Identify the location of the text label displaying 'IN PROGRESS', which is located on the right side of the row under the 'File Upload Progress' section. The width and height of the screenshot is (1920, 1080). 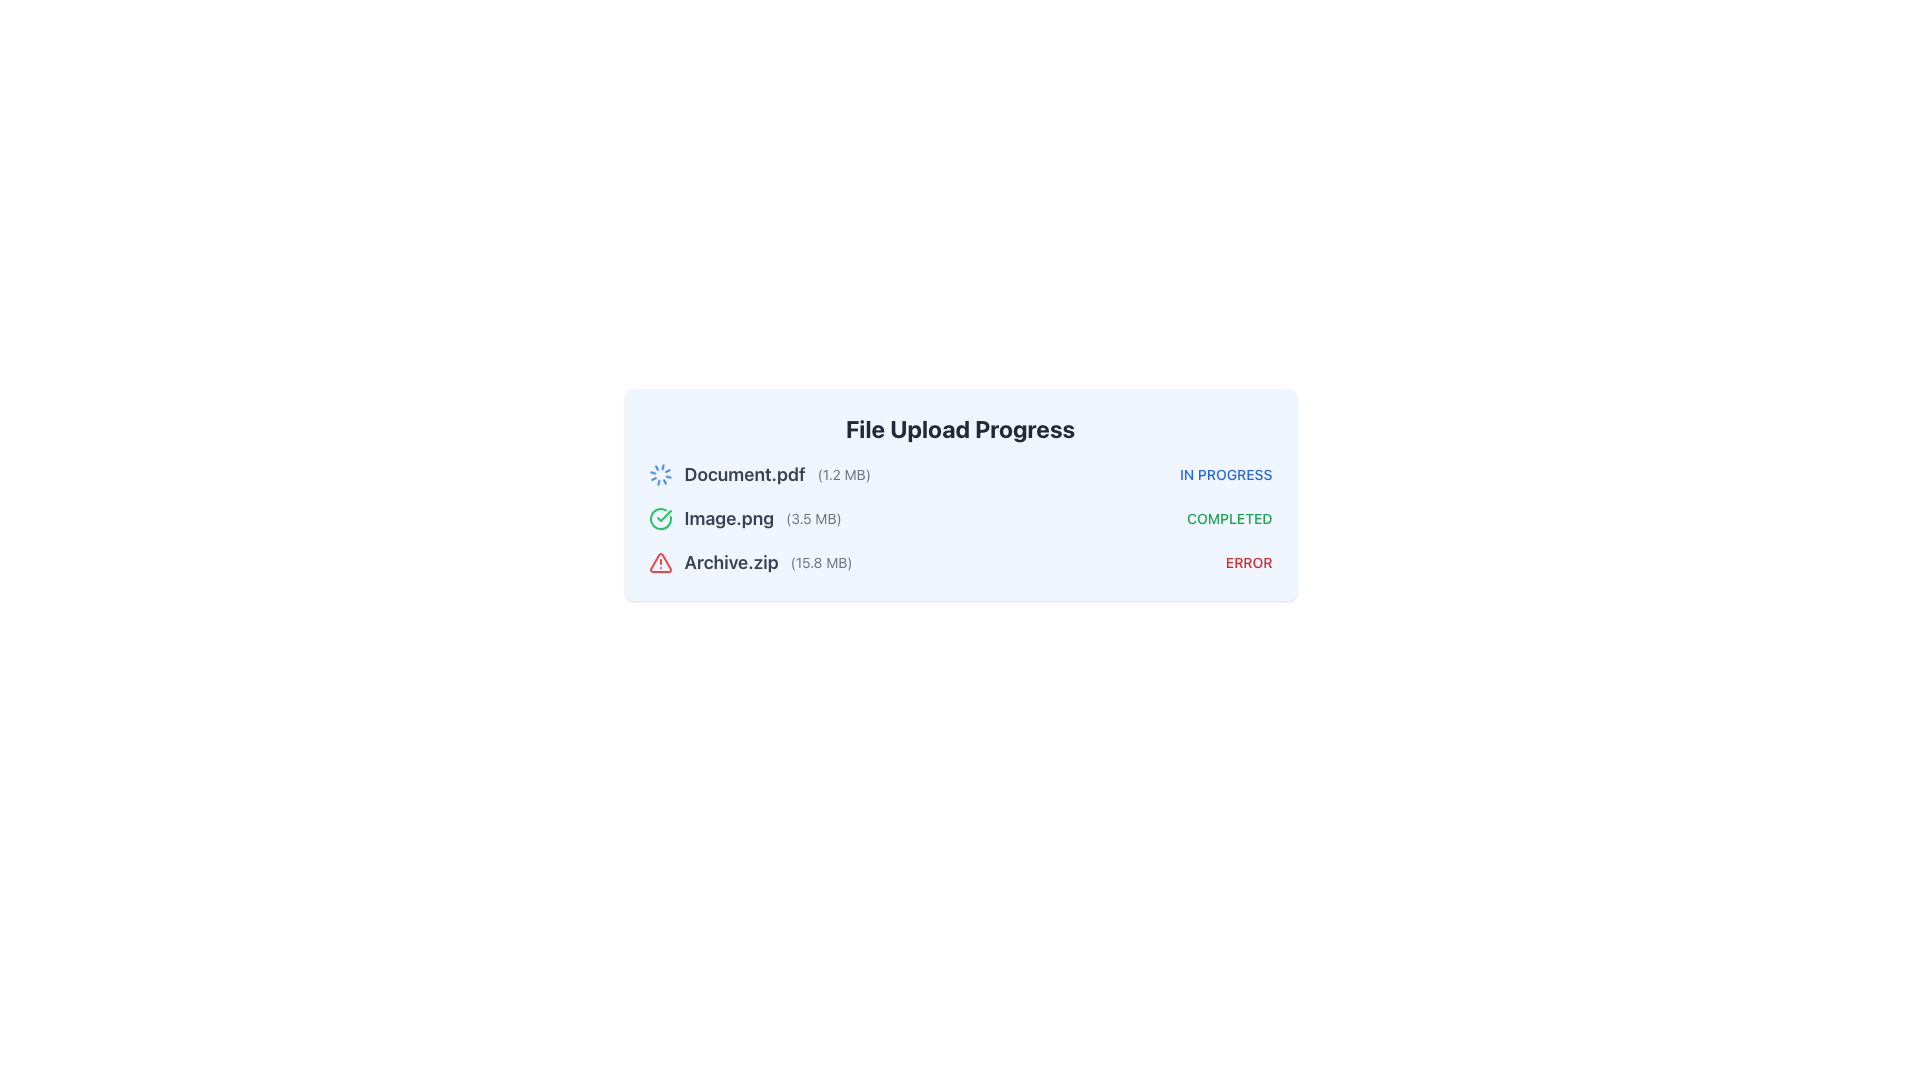
(1225, 474).